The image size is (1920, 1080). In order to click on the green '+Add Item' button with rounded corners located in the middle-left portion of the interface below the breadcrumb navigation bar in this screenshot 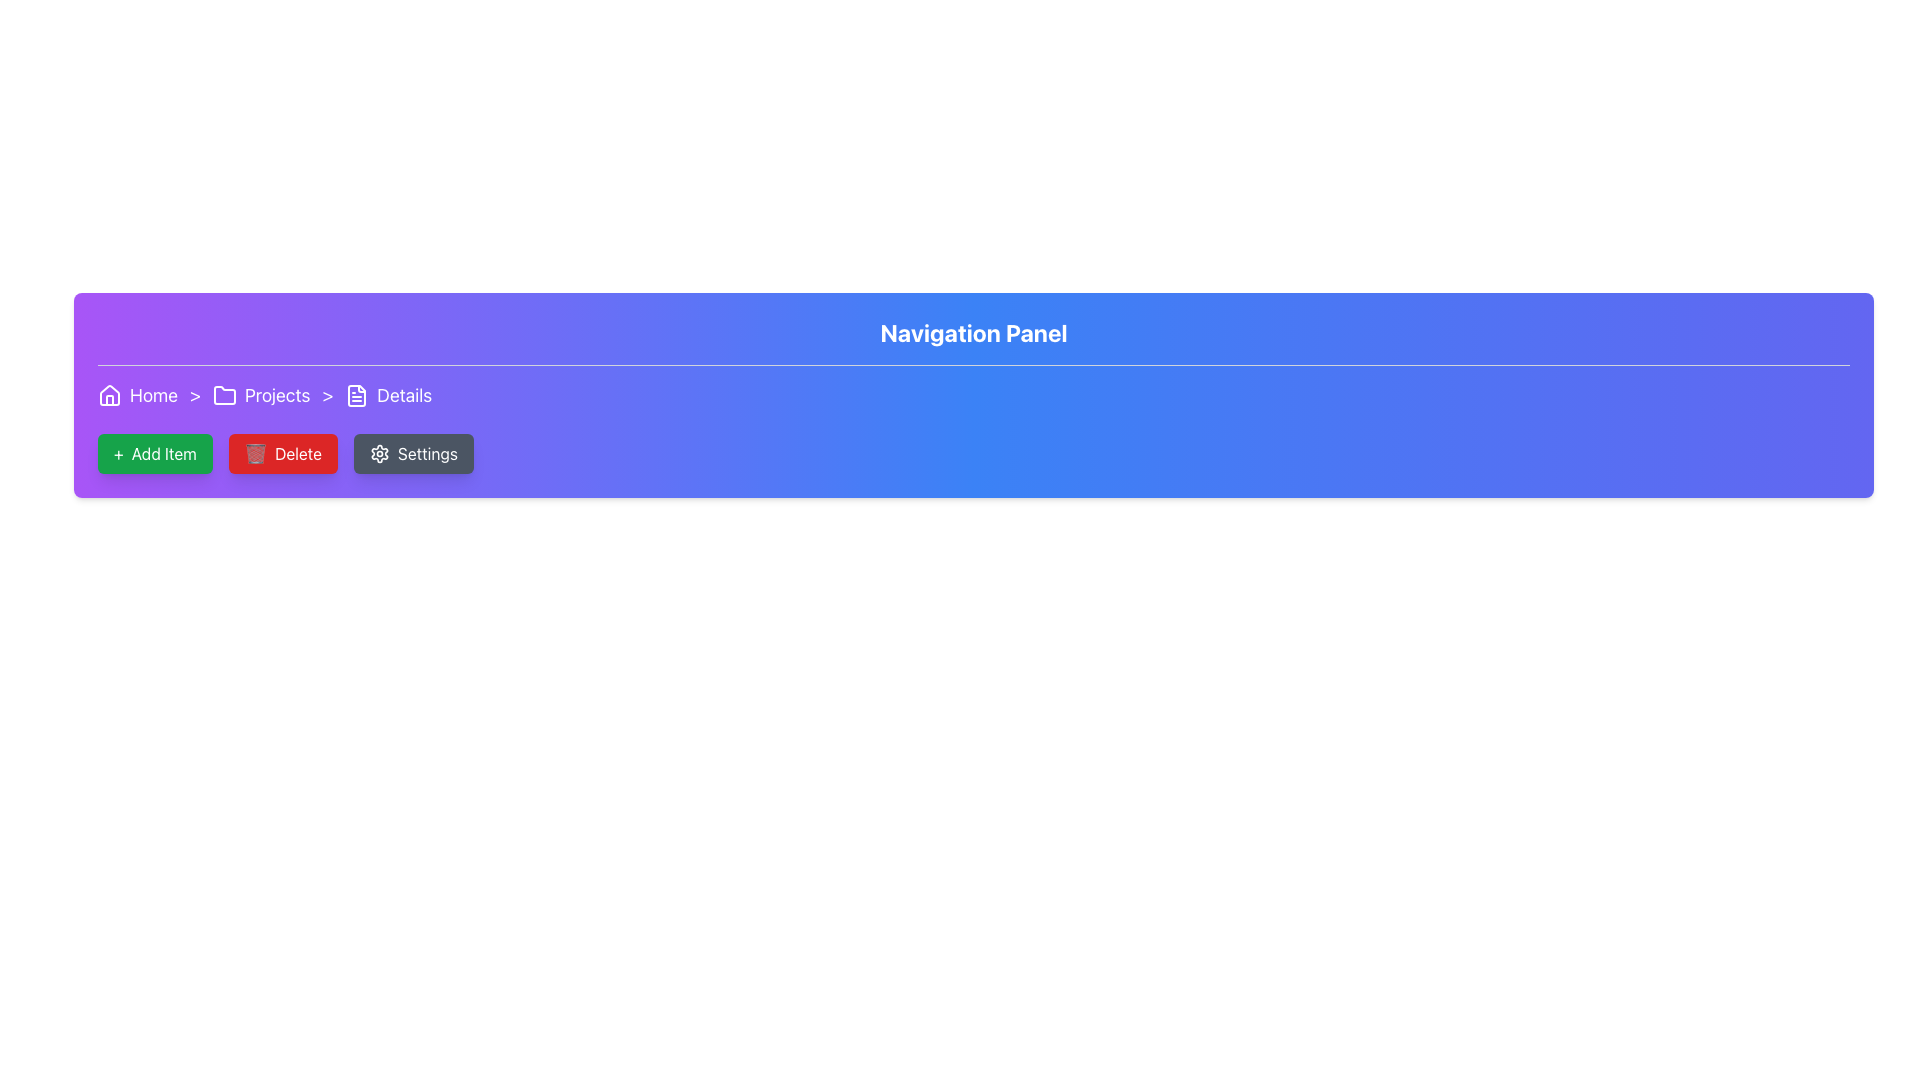, I will do `click(154, 454)`.